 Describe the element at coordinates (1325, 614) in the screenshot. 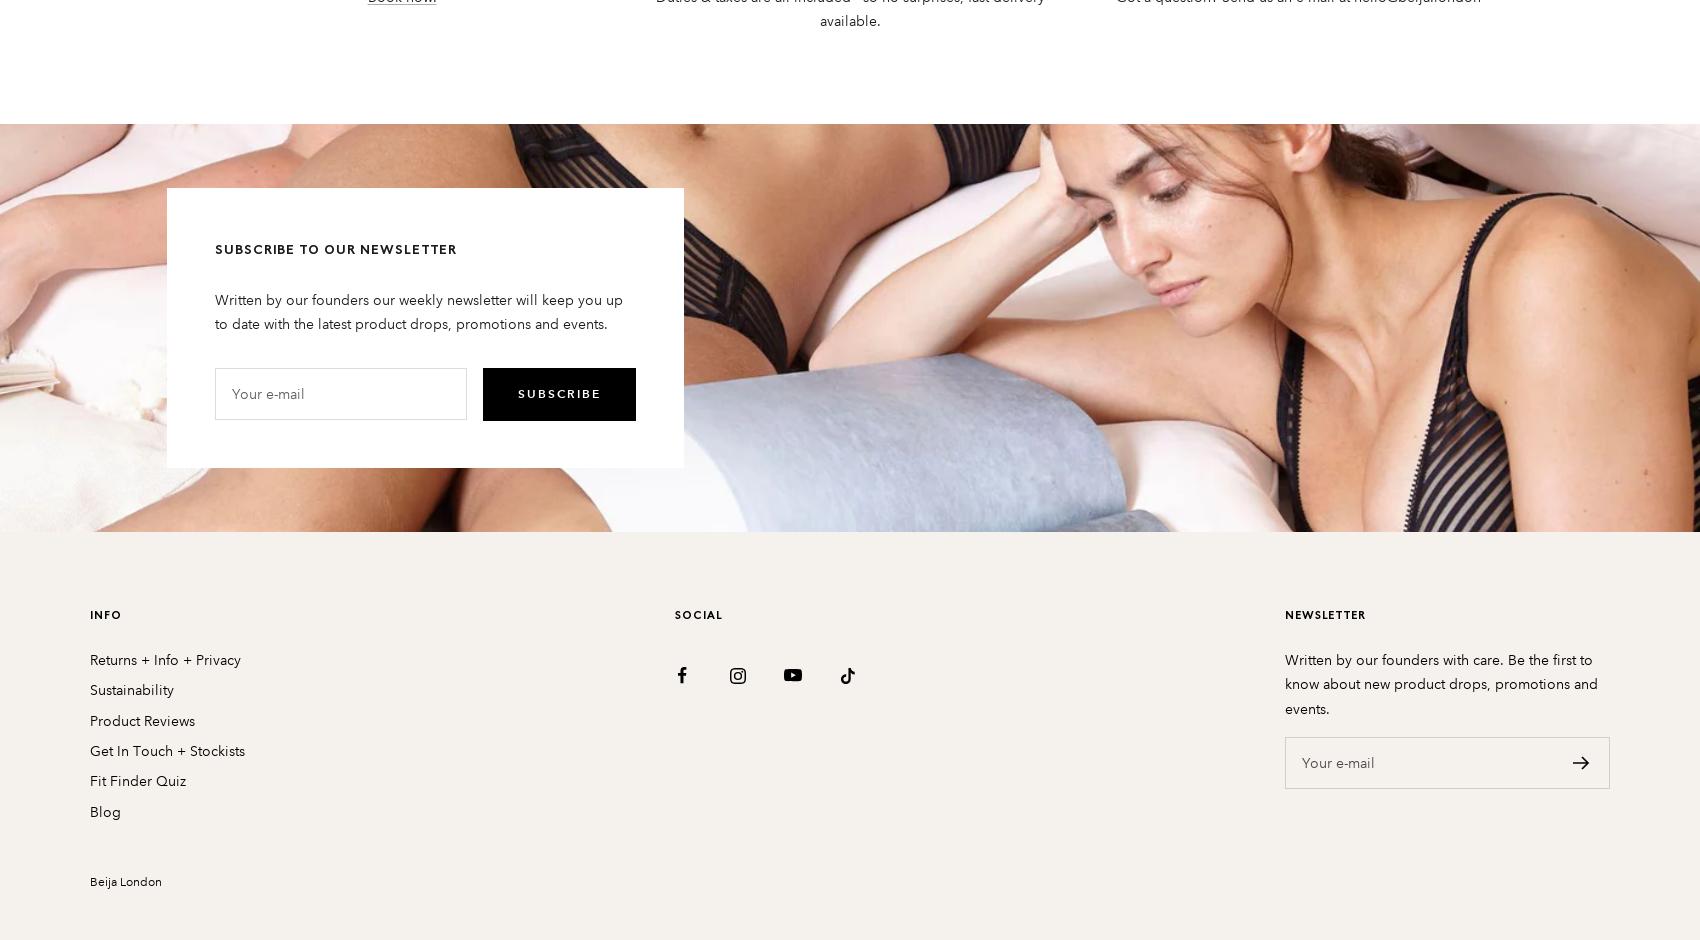

I see `'NEWSLETTER'` at that location.